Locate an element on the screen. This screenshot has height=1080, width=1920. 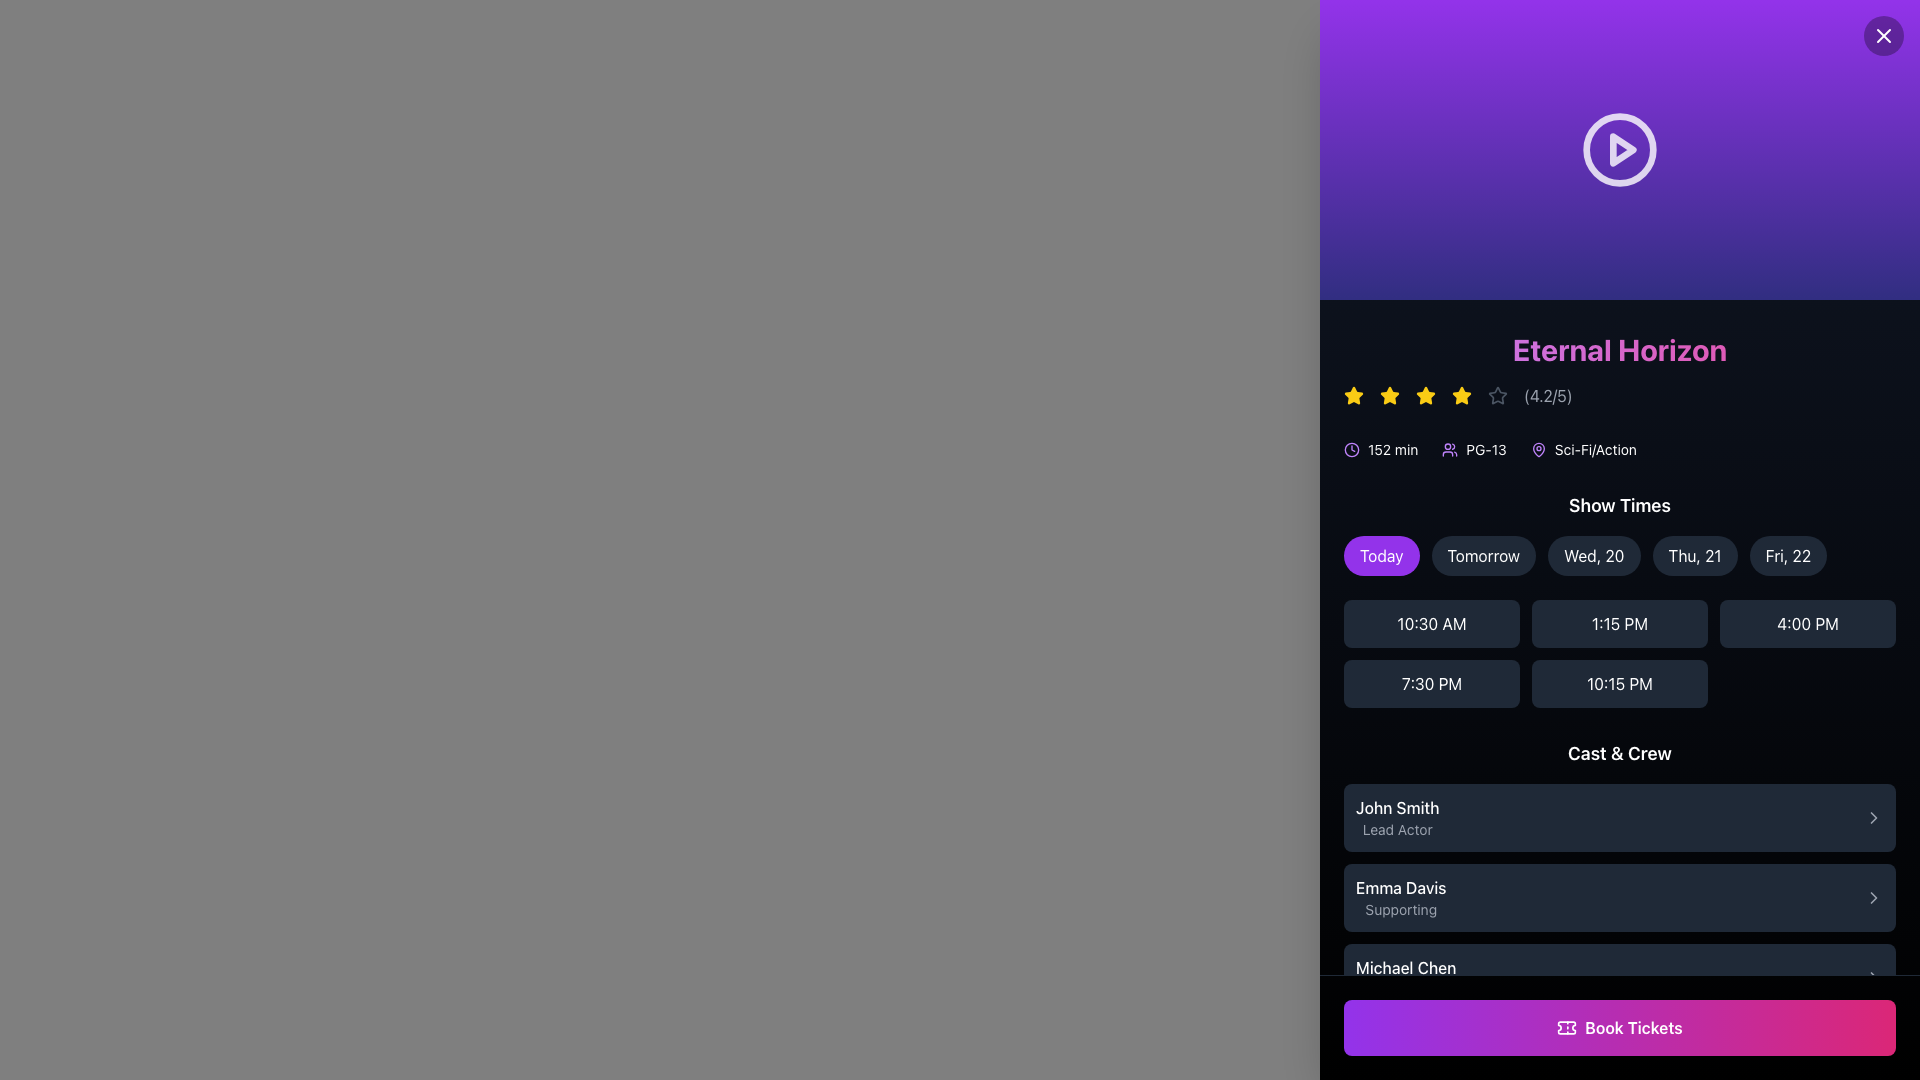
the first yellow star icon which represents a rating, located on the right side of the layout above the movie's textual details, to trigger the tooltip or effect is located at coordinates (1353, 396).